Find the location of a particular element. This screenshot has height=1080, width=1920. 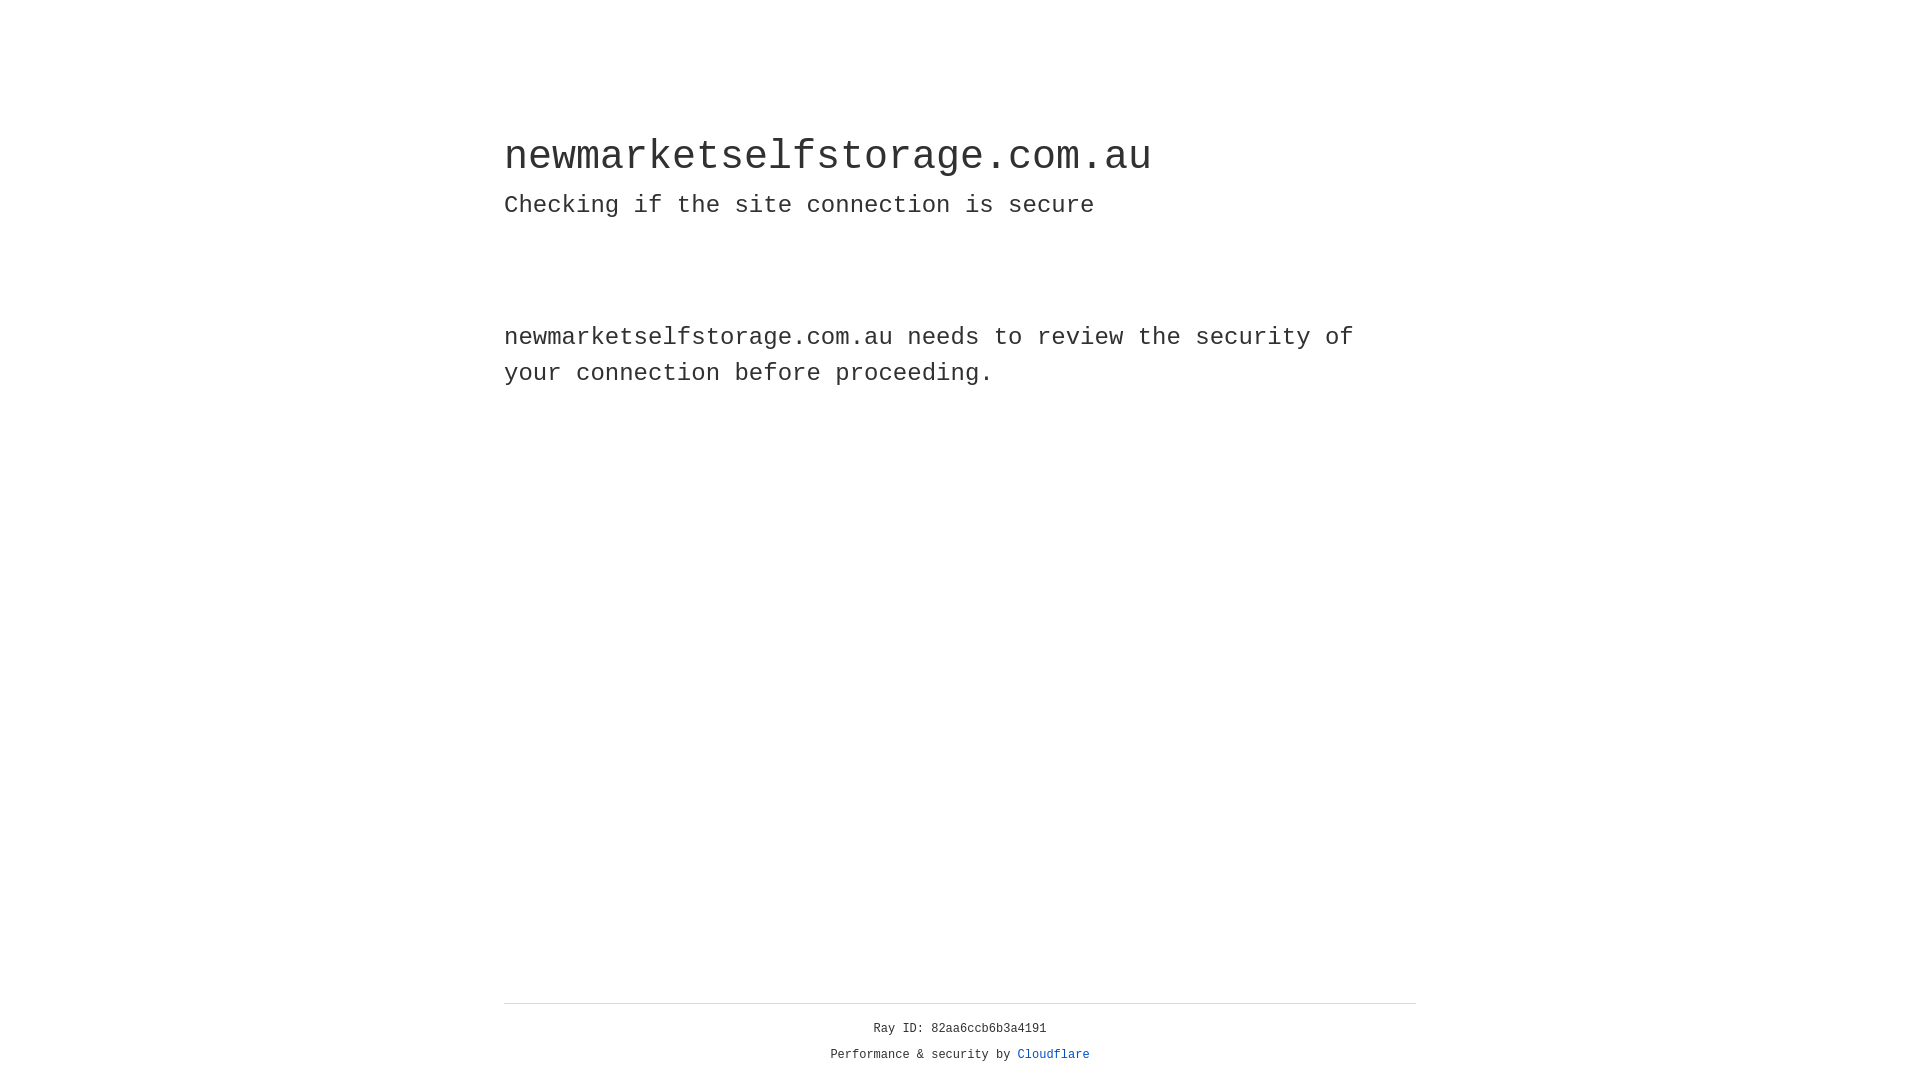

'Cloudflare' is located at coordinates (1053, 1054).